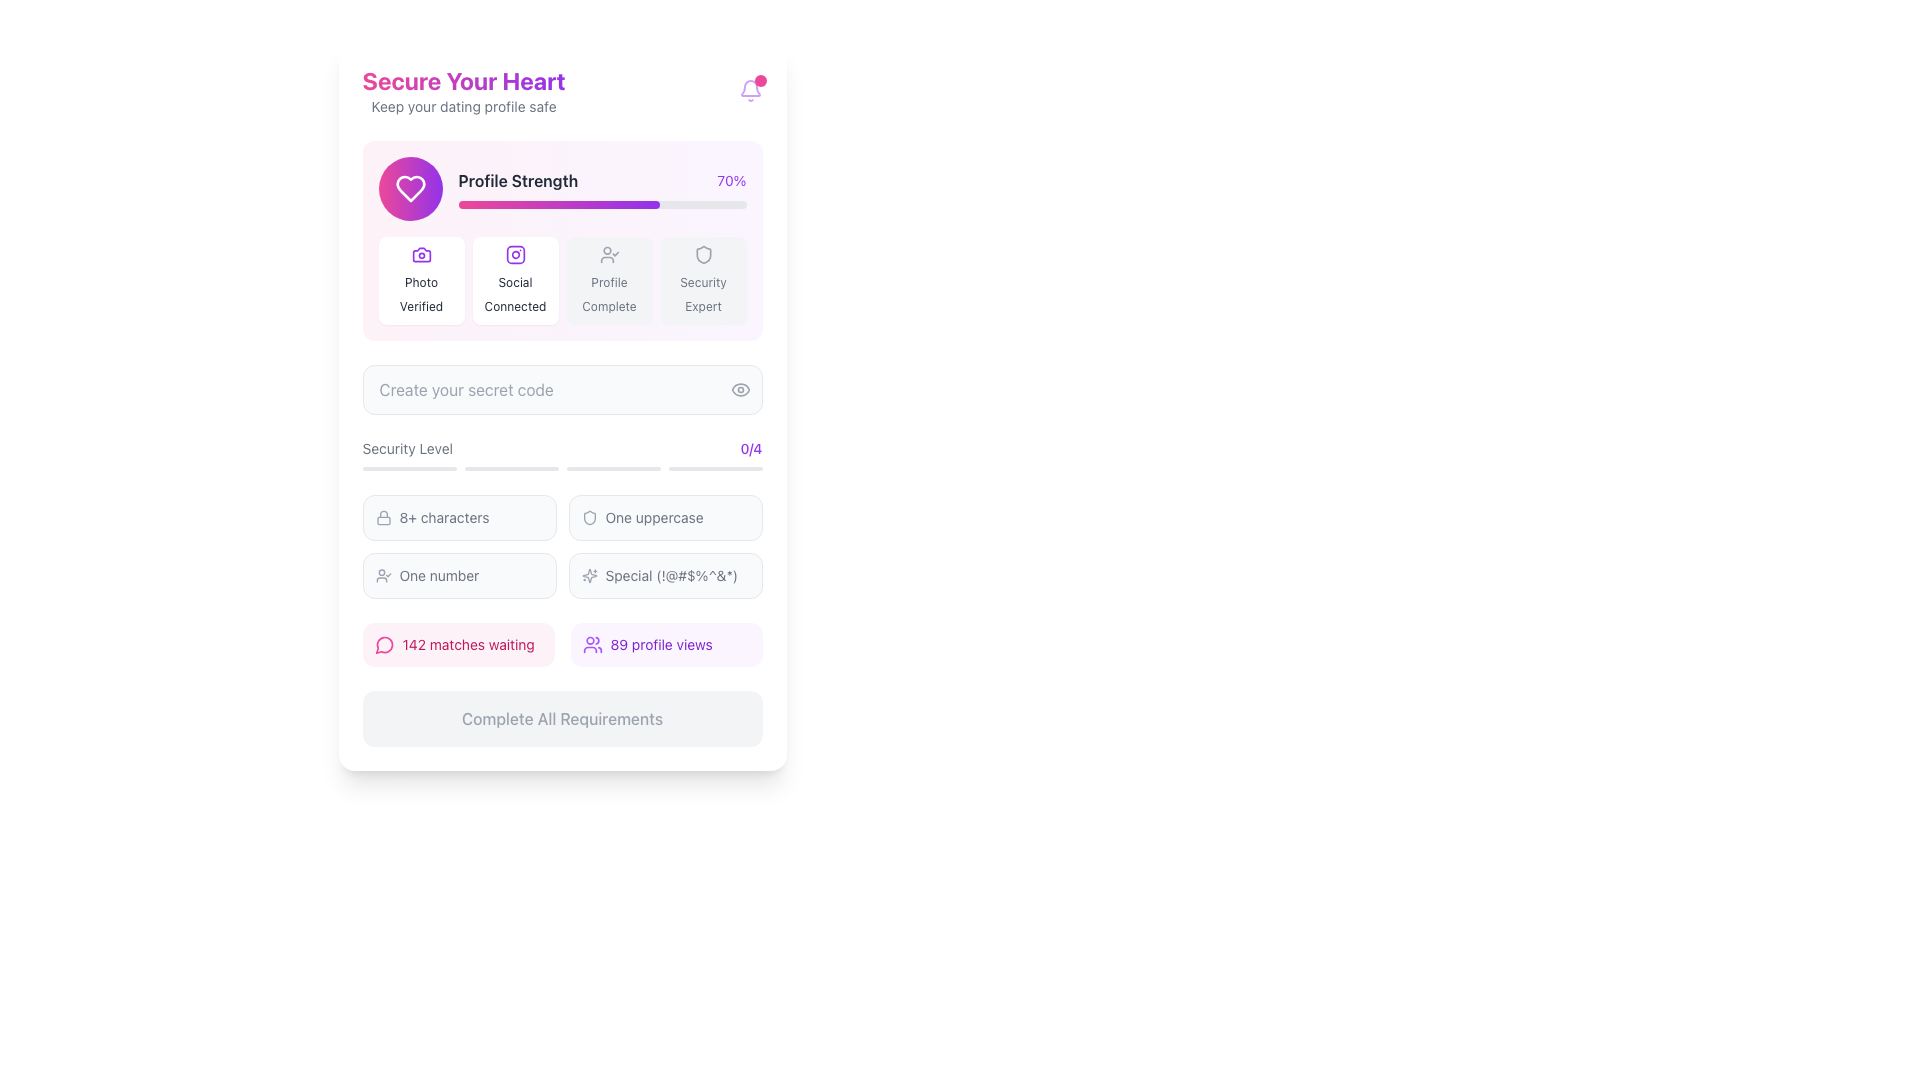 The width and height of the screenshot is (1920, 1080). What do you see at coordinates (654, 516) in the screenshot?
I see `text label displaying 'One uppercase' located in the 'Security Level' section, which is the second condition within a row of security requirements, positioned to the right of the corresponding icon` at bounding box center [654, 516].